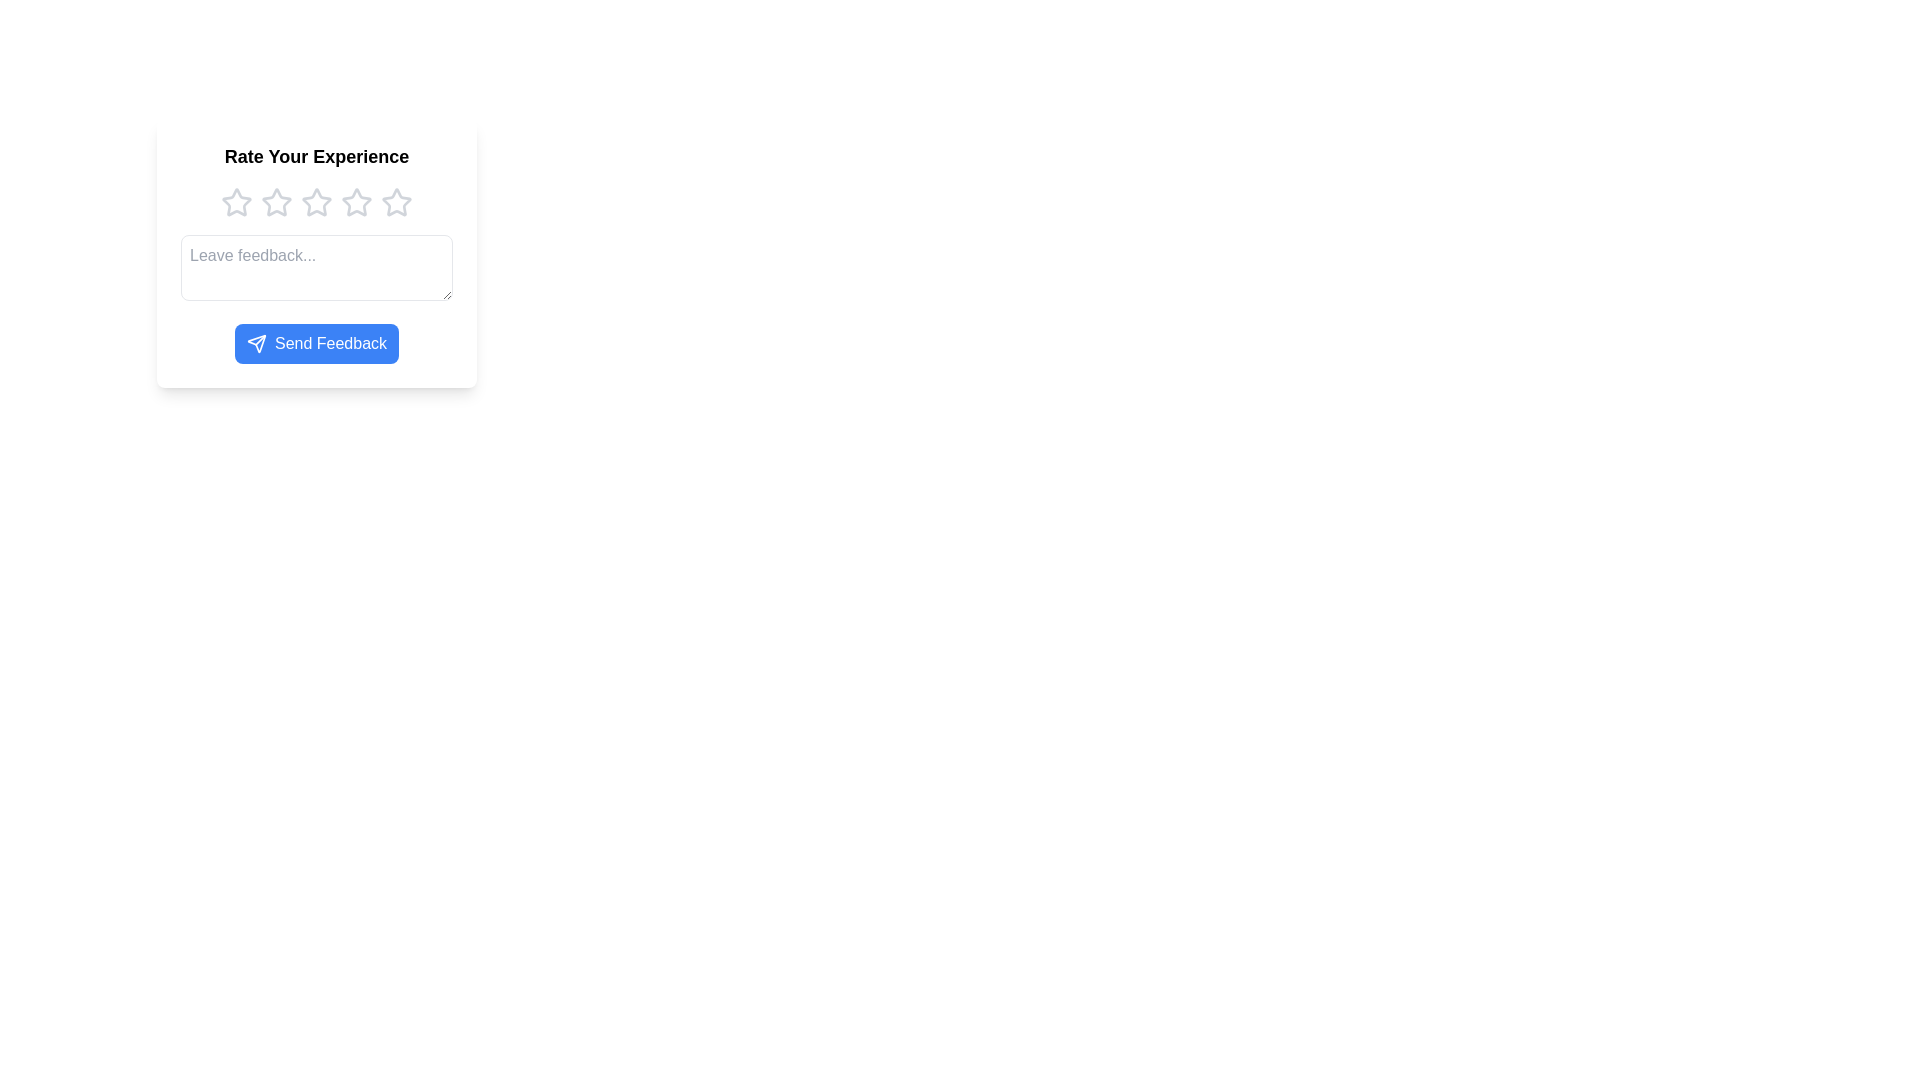 This screenshot has width=1920, height=1080. I want to click on the decorative icon located at the leftmost side of the 'Send Feedback' button, which is positioned below the feedback input field and star rating component, so click(255, 342).